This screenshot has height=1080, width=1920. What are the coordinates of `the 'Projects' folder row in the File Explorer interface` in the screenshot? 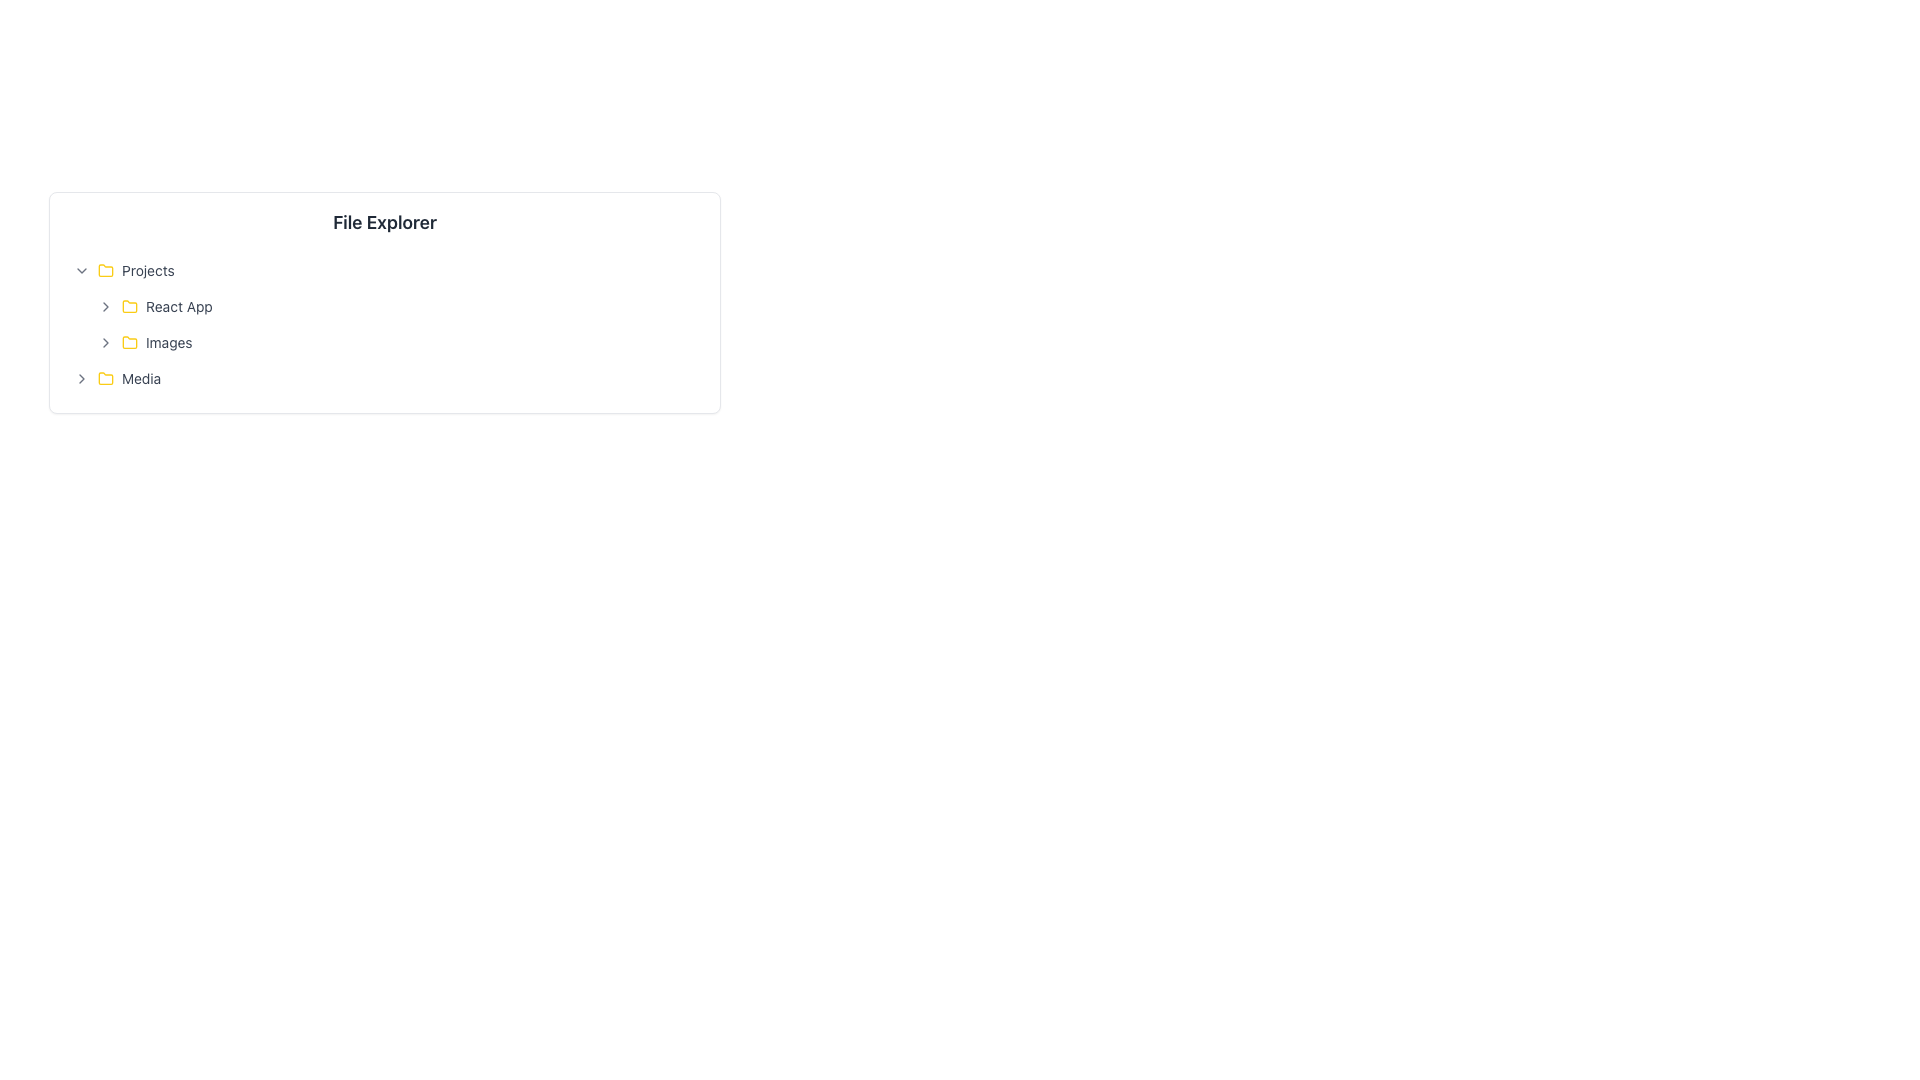 It's located at (147, 270).